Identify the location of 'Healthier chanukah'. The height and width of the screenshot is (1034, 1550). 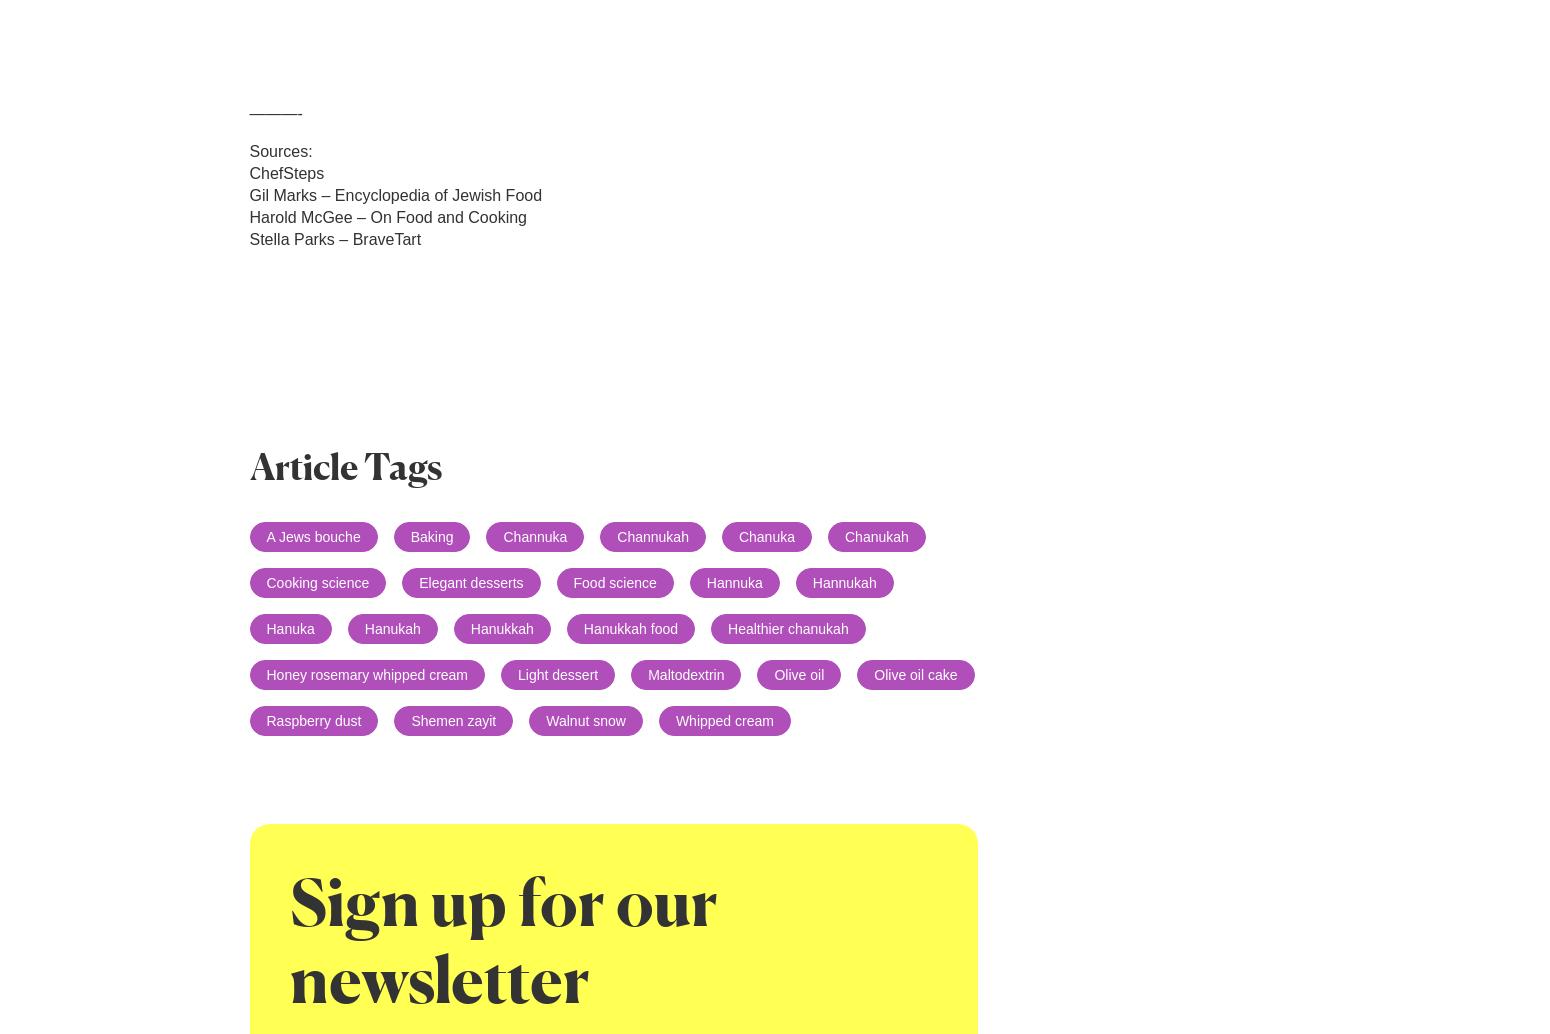
(787, 628).